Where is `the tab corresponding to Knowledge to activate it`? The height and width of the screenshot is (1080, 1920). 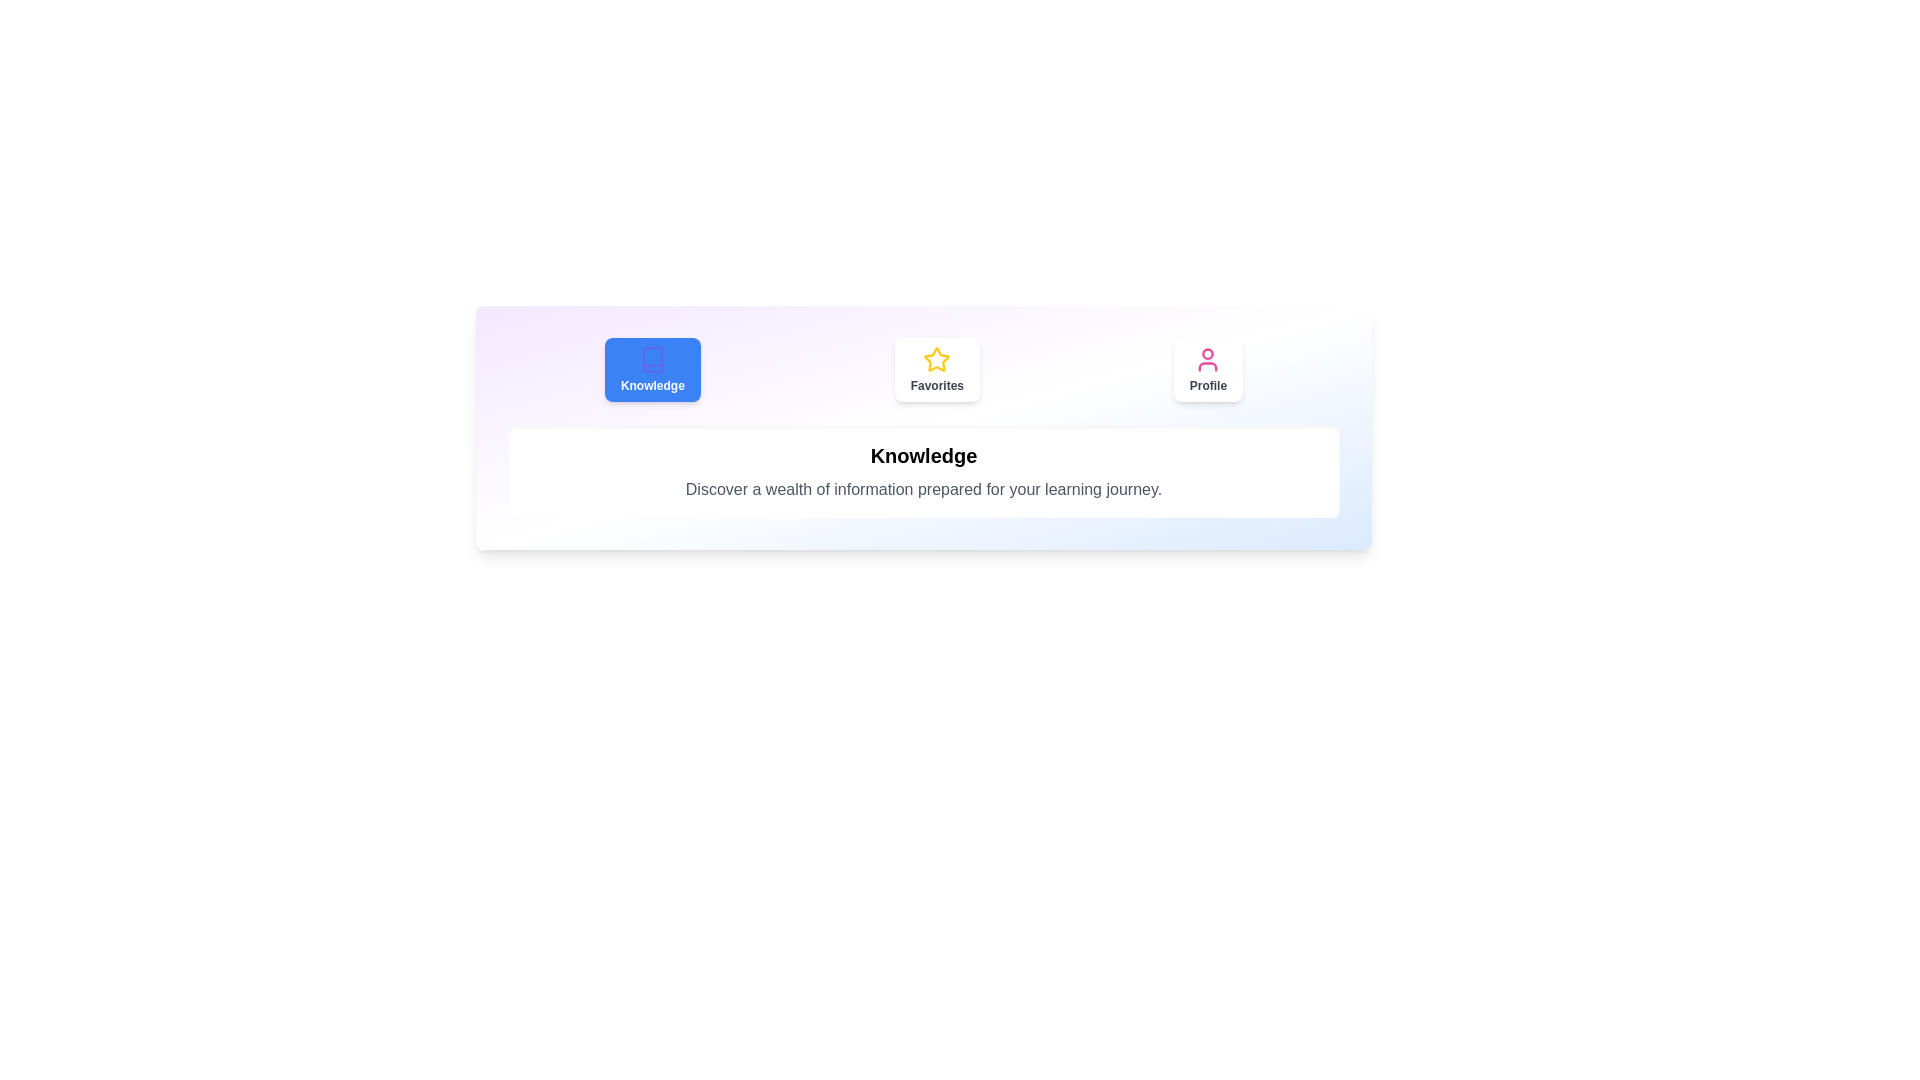 the tab corresponding to Knowledge to activate it is located at coordinates (652, 370).